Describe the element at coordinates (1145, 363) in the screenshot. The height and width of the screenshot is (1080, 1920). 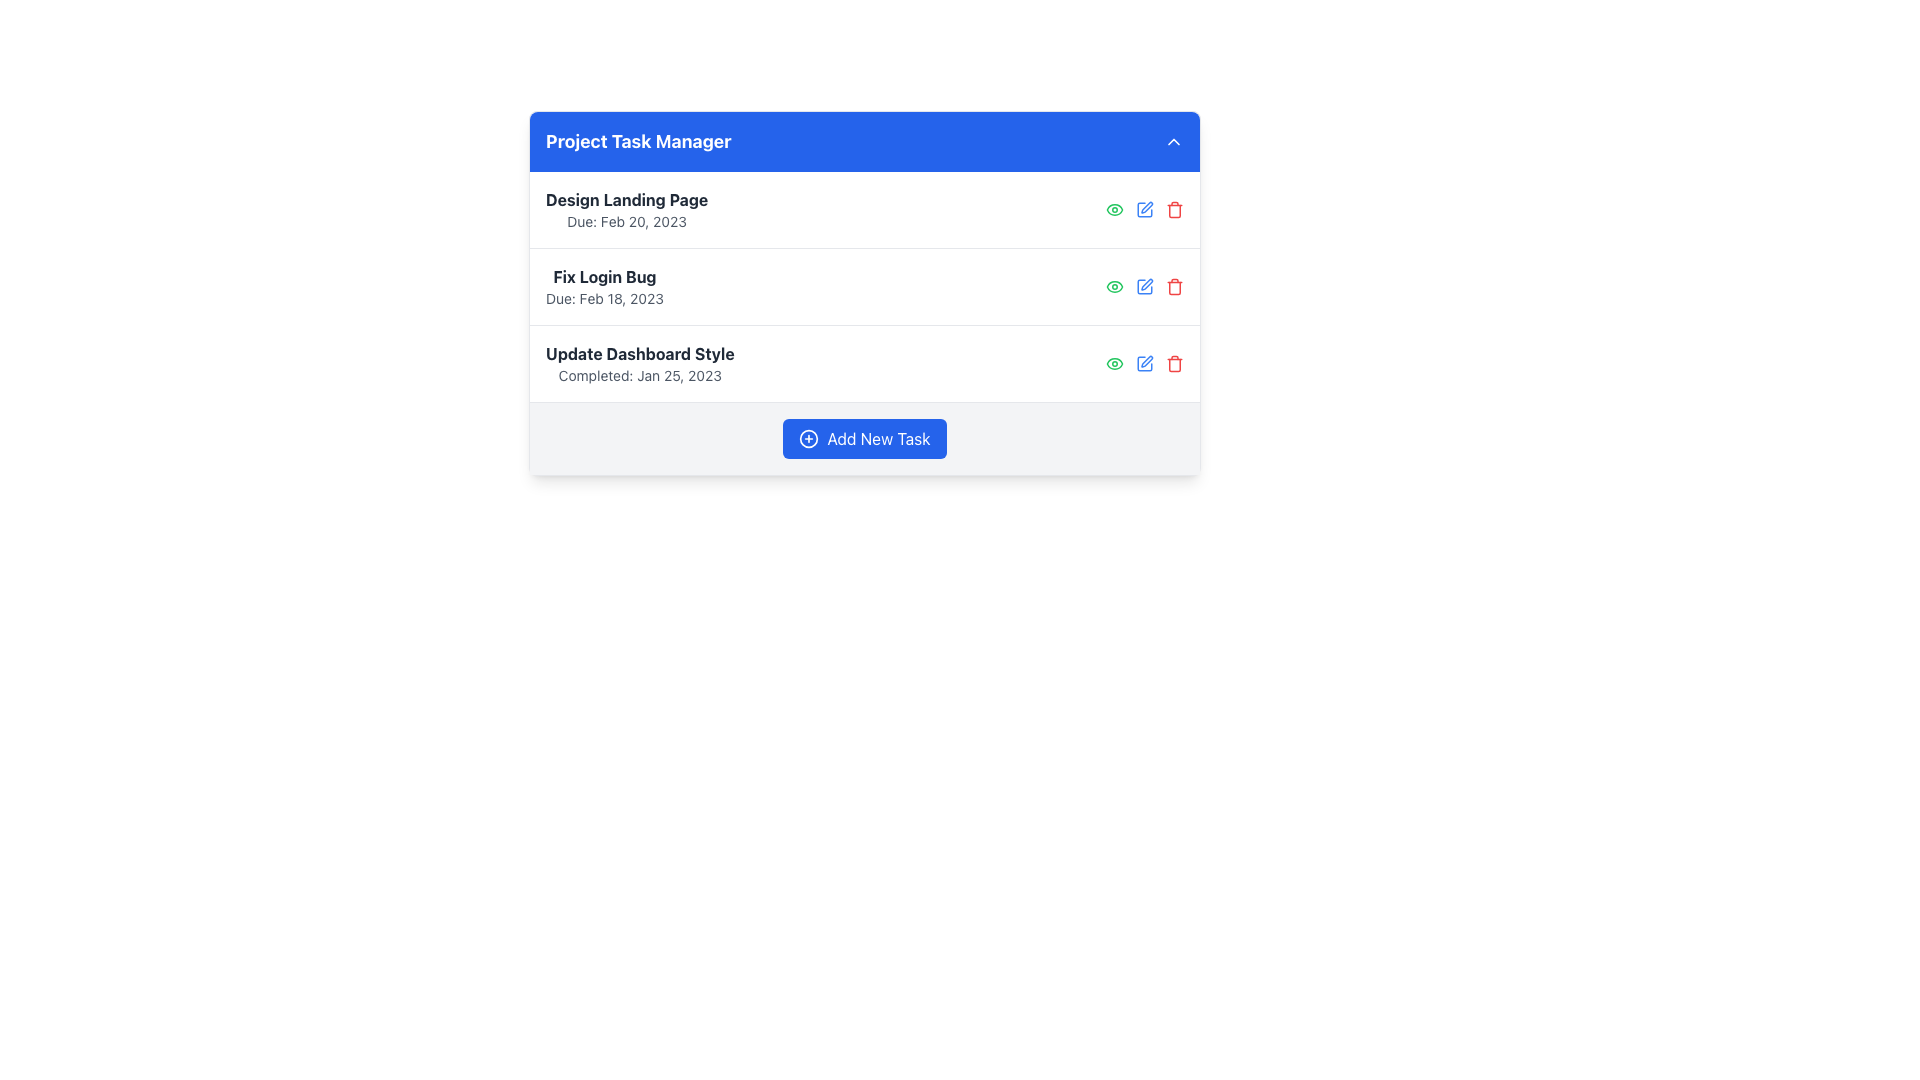
I see `the edit button for the task item 'Update Dashboard Style'` at that location.